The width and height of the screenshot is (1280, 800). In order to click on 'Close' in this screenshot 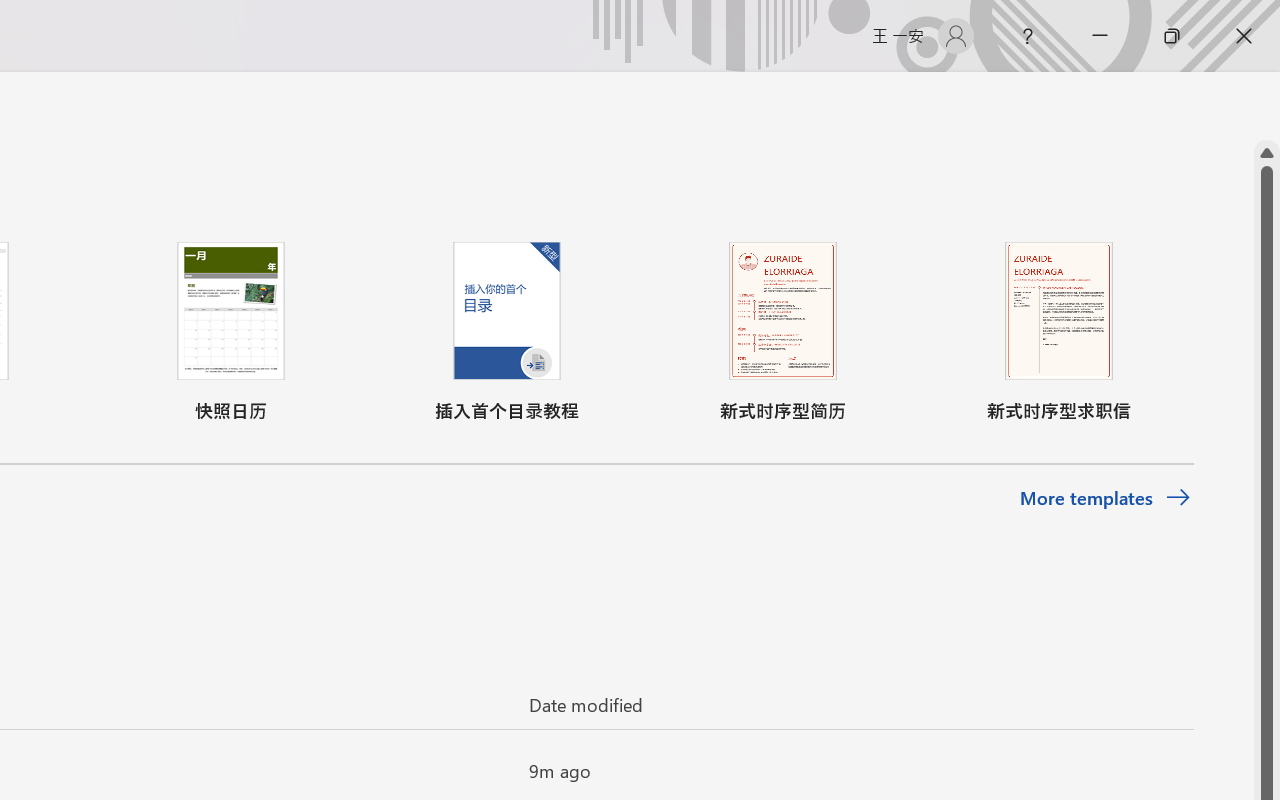, I will do `click(1243, 35)`.